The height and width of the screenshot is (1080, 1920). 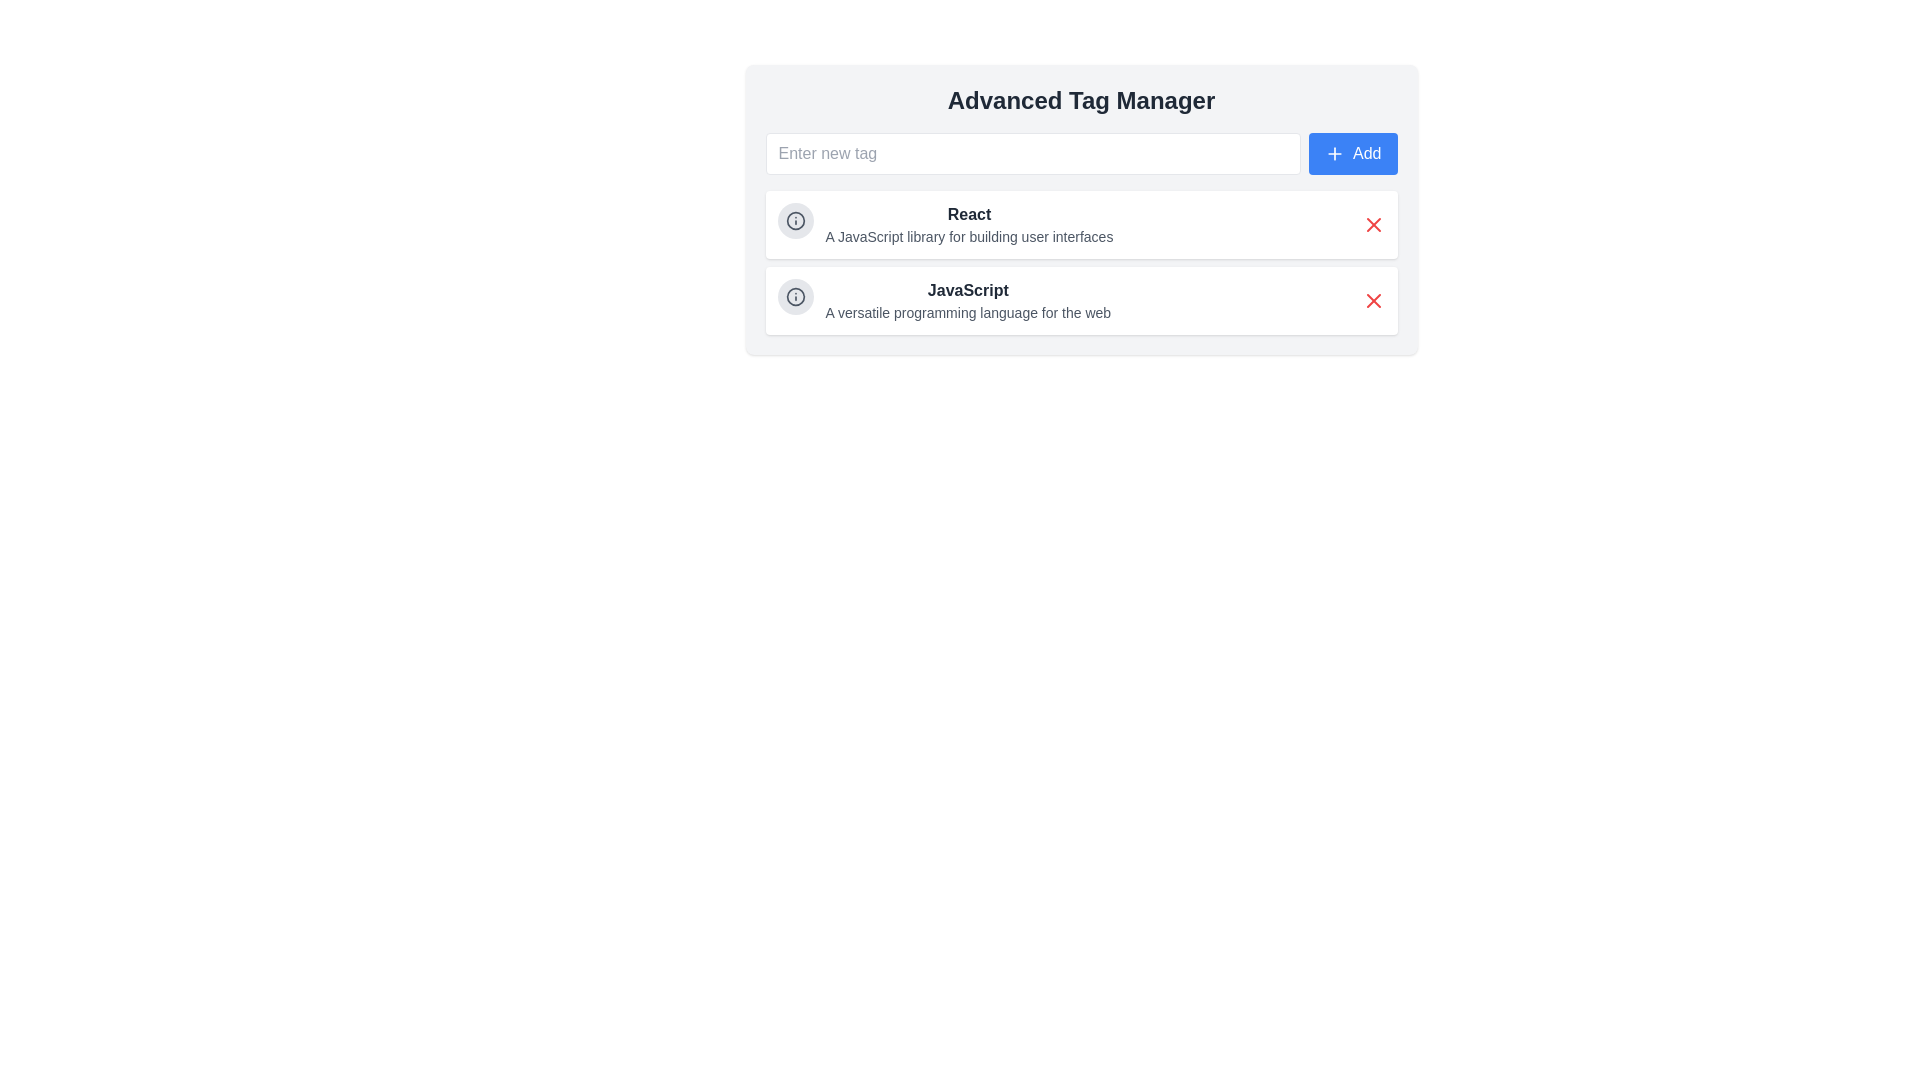 What do you see at coordinates (1080, 300) in the screenshot?
I see `the 'X' icon on the second interactive card within the 'Advanced Tag Manager'` at bounding box center [1080, 300].